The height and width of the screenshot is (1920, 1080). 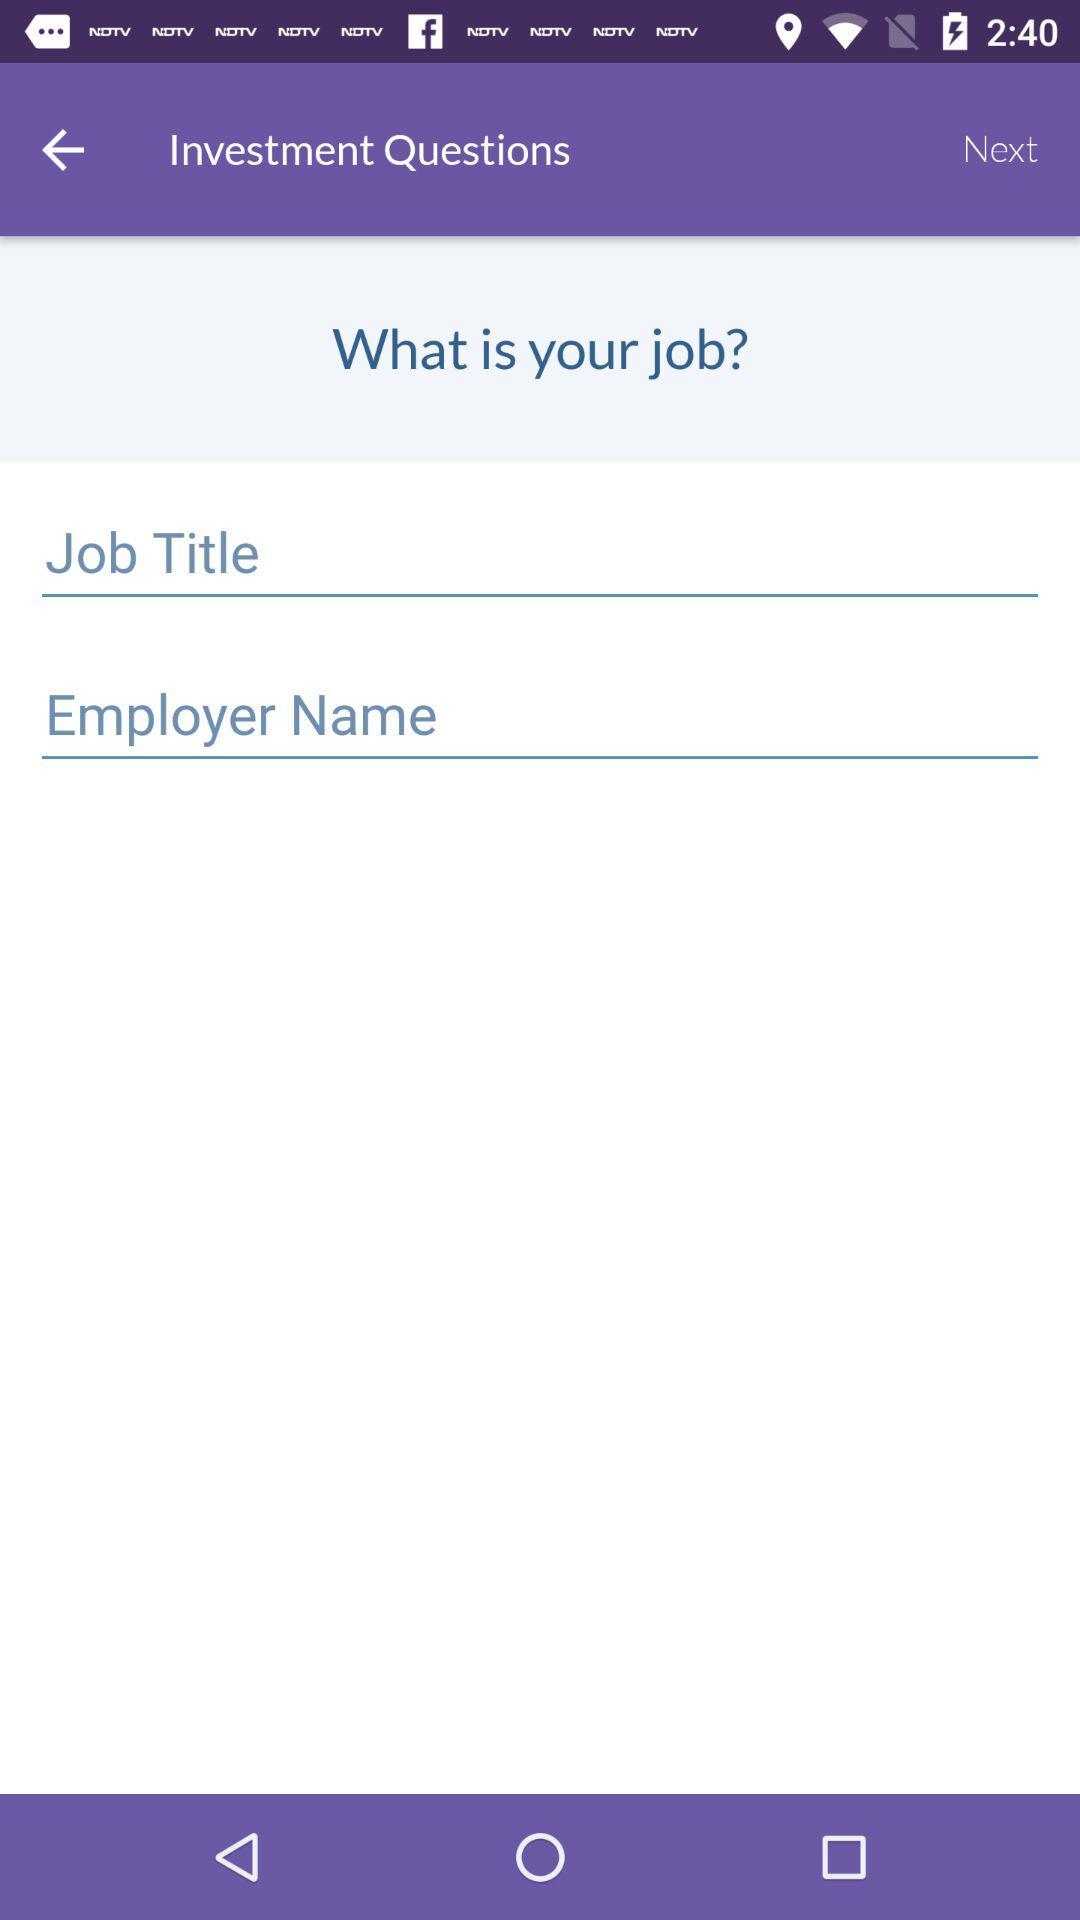 I want to click on job title, so click(x=540, y=556).